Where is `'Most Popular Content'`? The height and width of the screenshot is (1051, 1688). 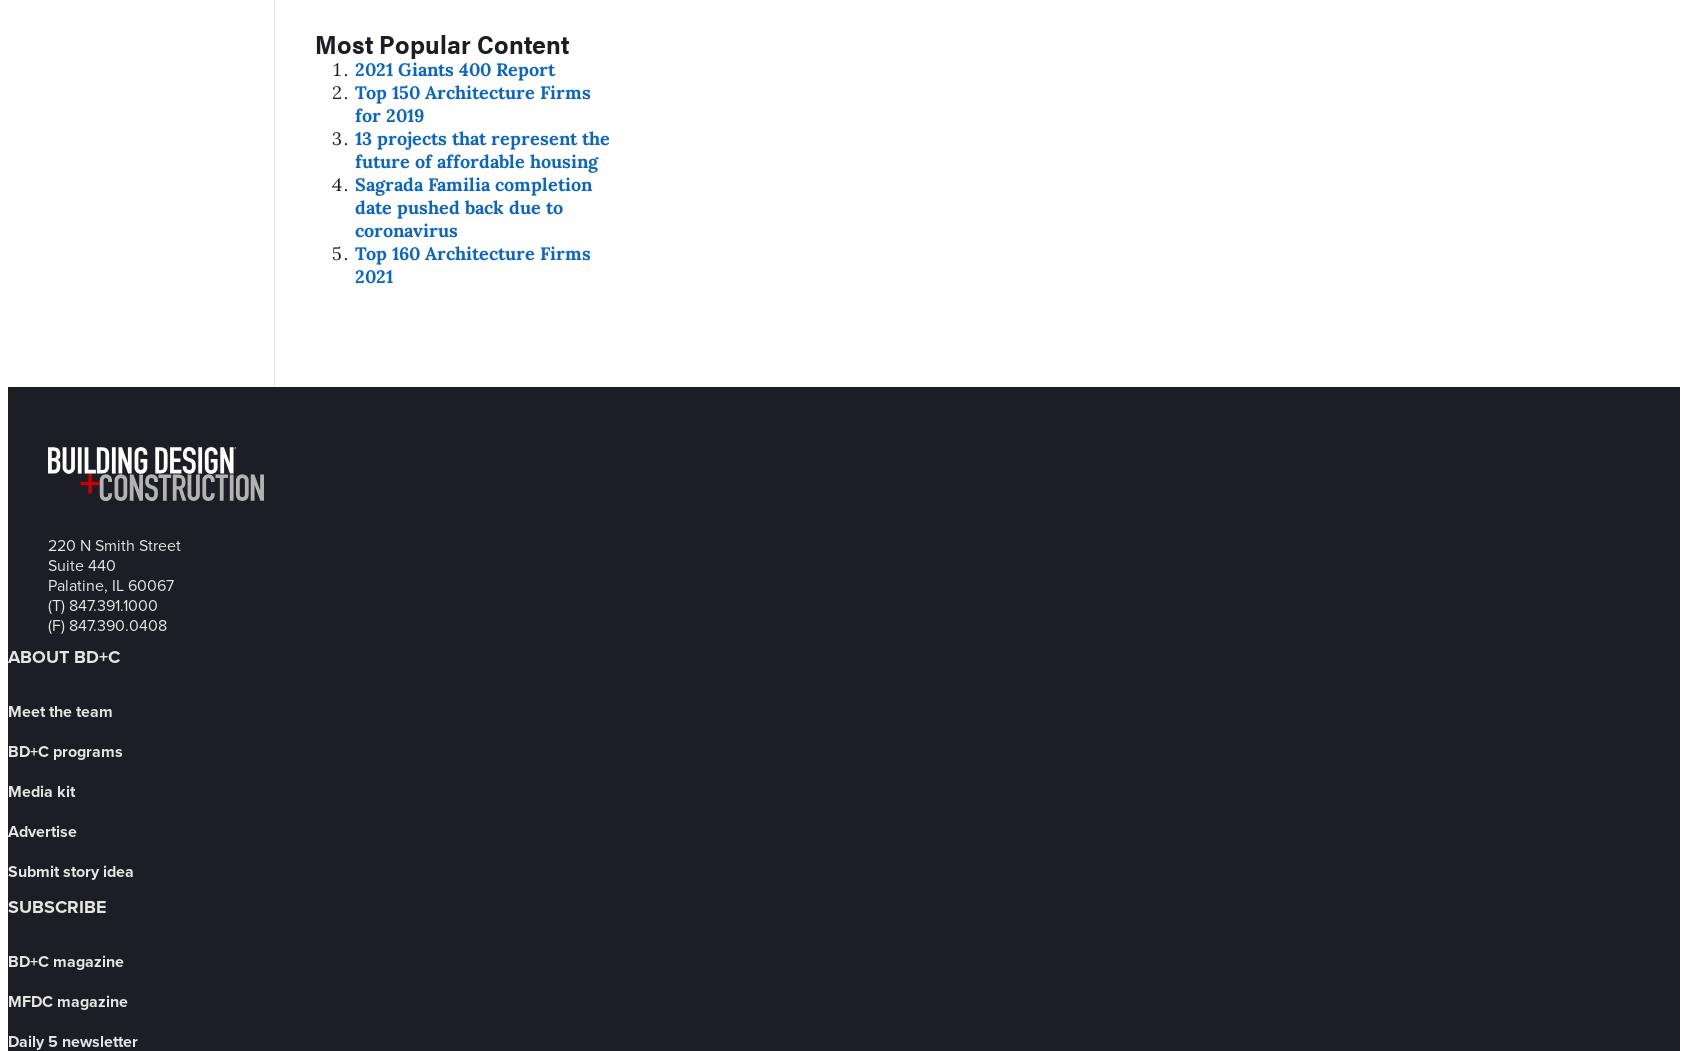
'Most Popular Content' is located at coordinates (440, 41).